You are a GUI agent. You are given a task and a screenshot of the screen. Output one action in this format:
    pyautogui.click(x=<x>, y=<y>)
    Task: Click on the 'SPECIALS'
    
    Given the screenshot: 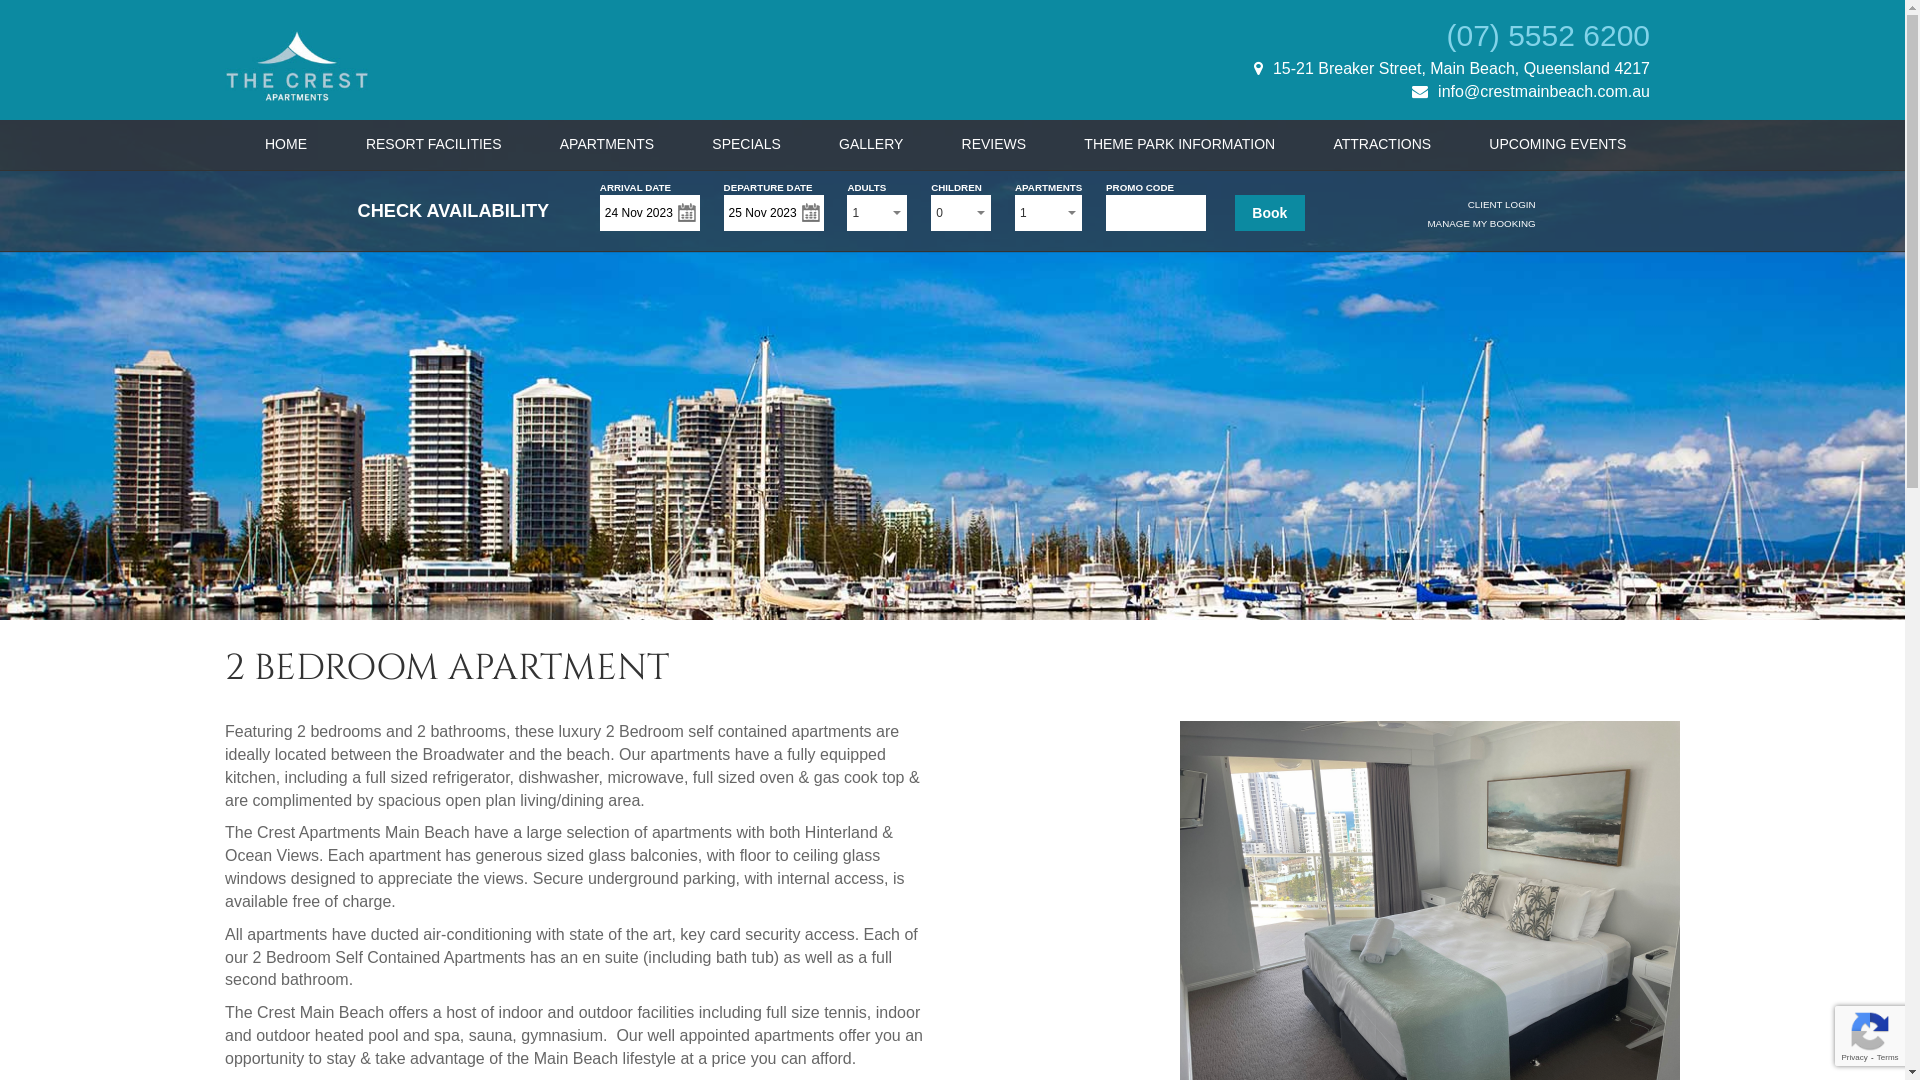 What is the action you would take?
    pyautogui.click(x=744, y=142)
    